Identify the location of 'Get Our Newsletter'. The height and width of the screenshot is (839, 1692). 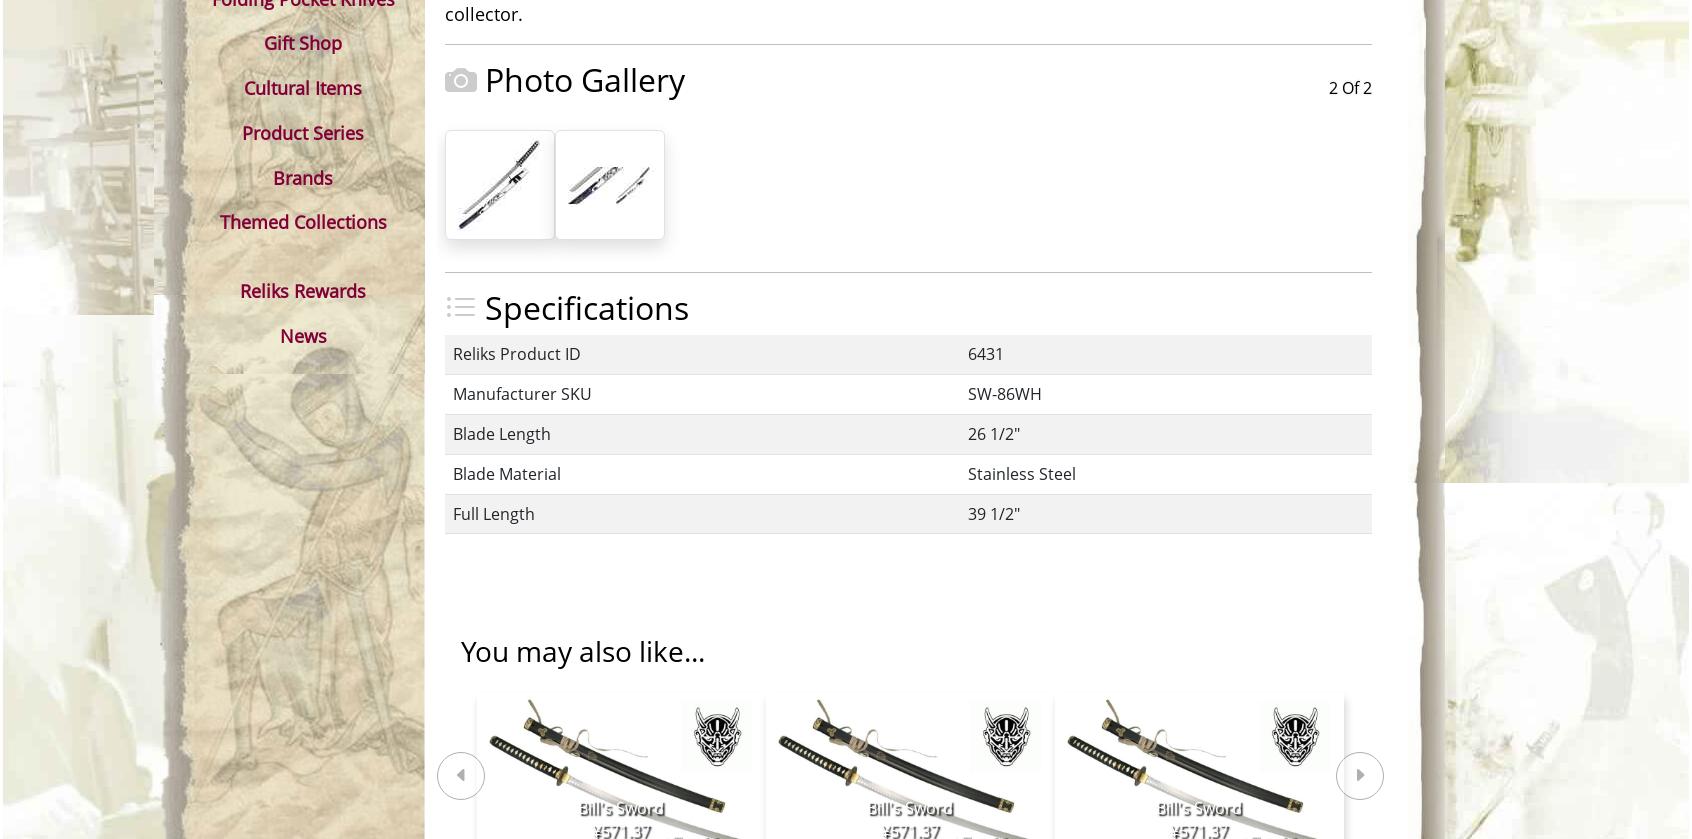
(1007, 530).